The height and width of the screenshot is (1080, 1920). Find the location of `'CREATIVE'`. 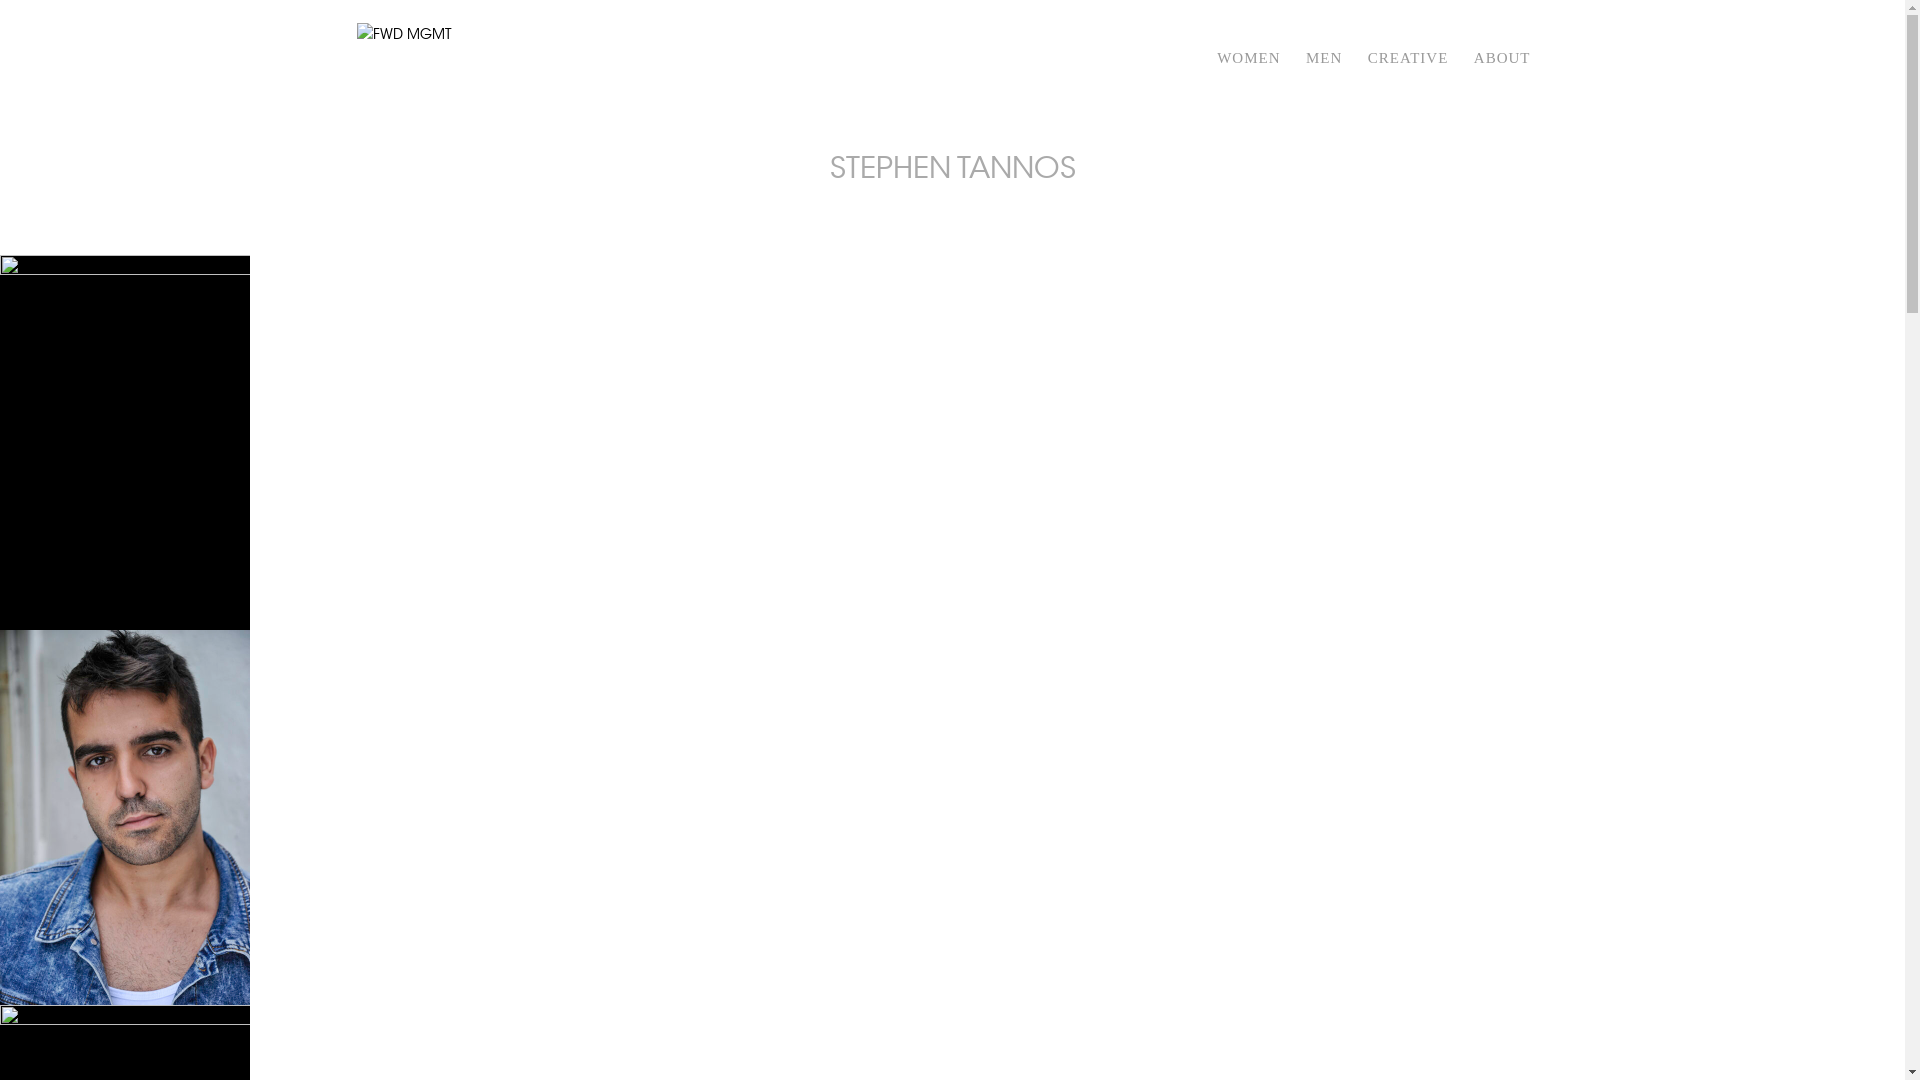

'CREATIVE' is located at coordinates (1407, 82).